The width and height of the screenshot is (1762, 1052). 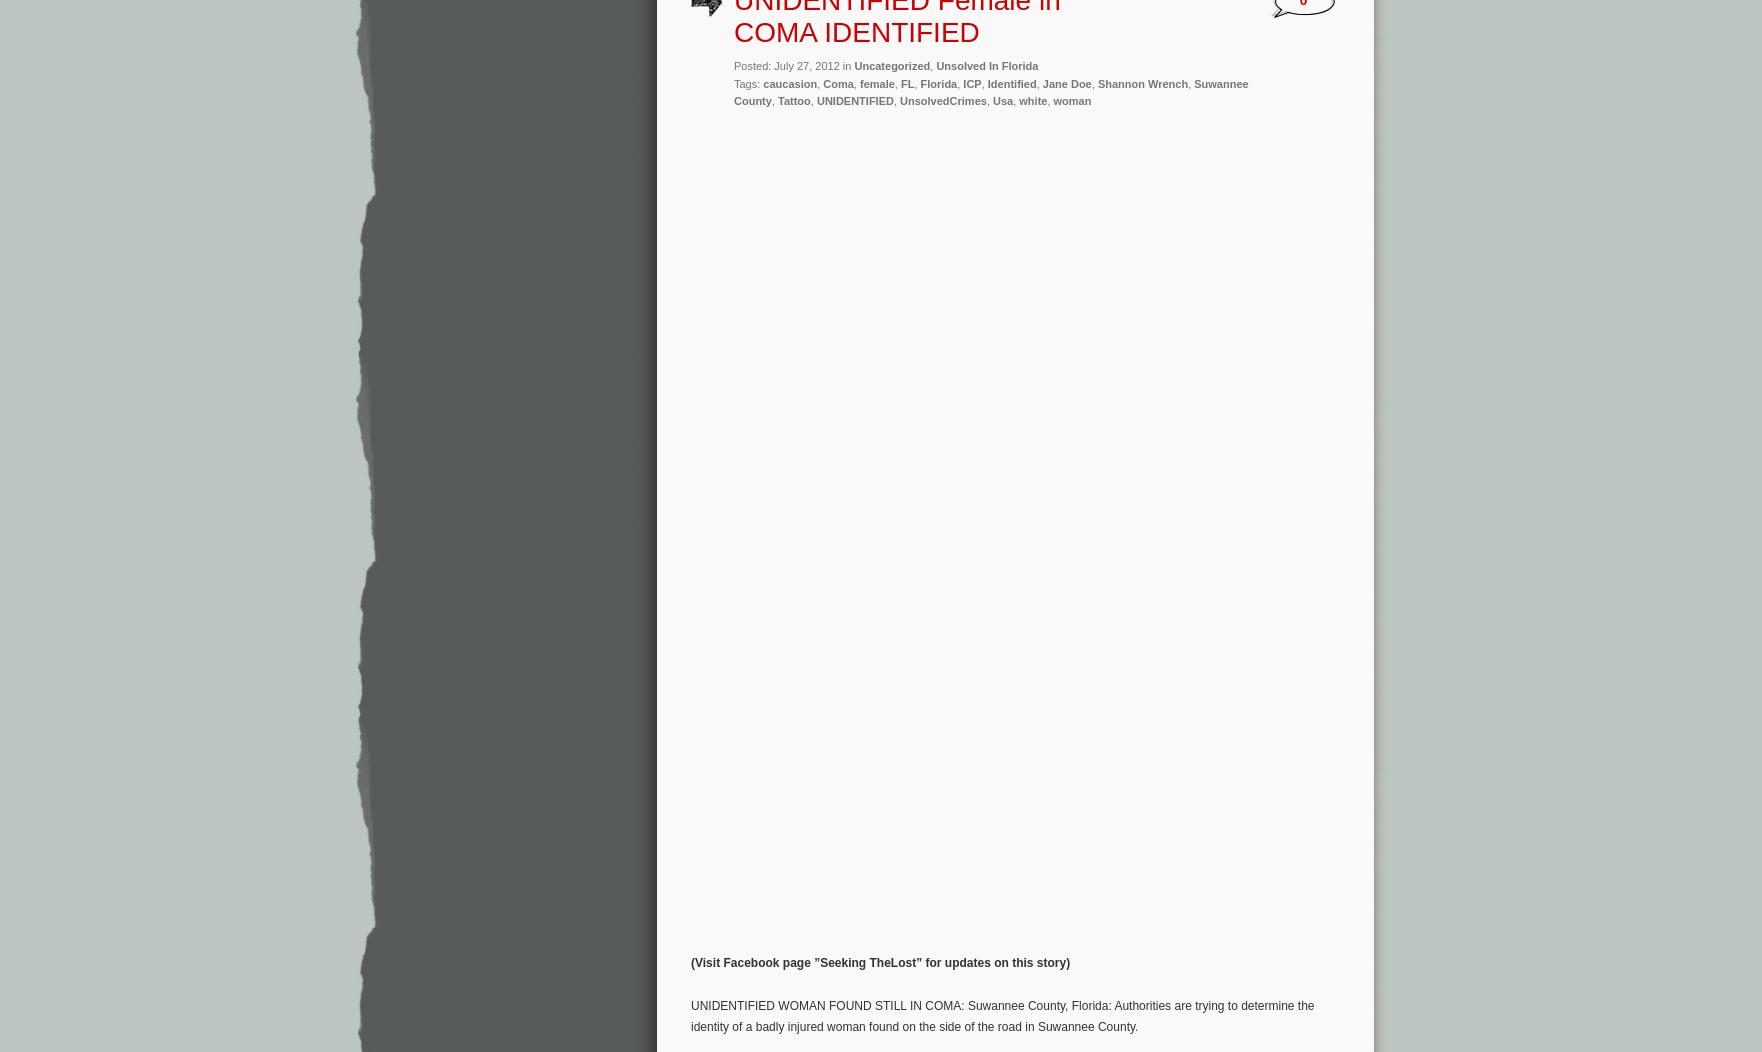 I want to click on 'Shannon Wrench', so click(x=1142, y=82).